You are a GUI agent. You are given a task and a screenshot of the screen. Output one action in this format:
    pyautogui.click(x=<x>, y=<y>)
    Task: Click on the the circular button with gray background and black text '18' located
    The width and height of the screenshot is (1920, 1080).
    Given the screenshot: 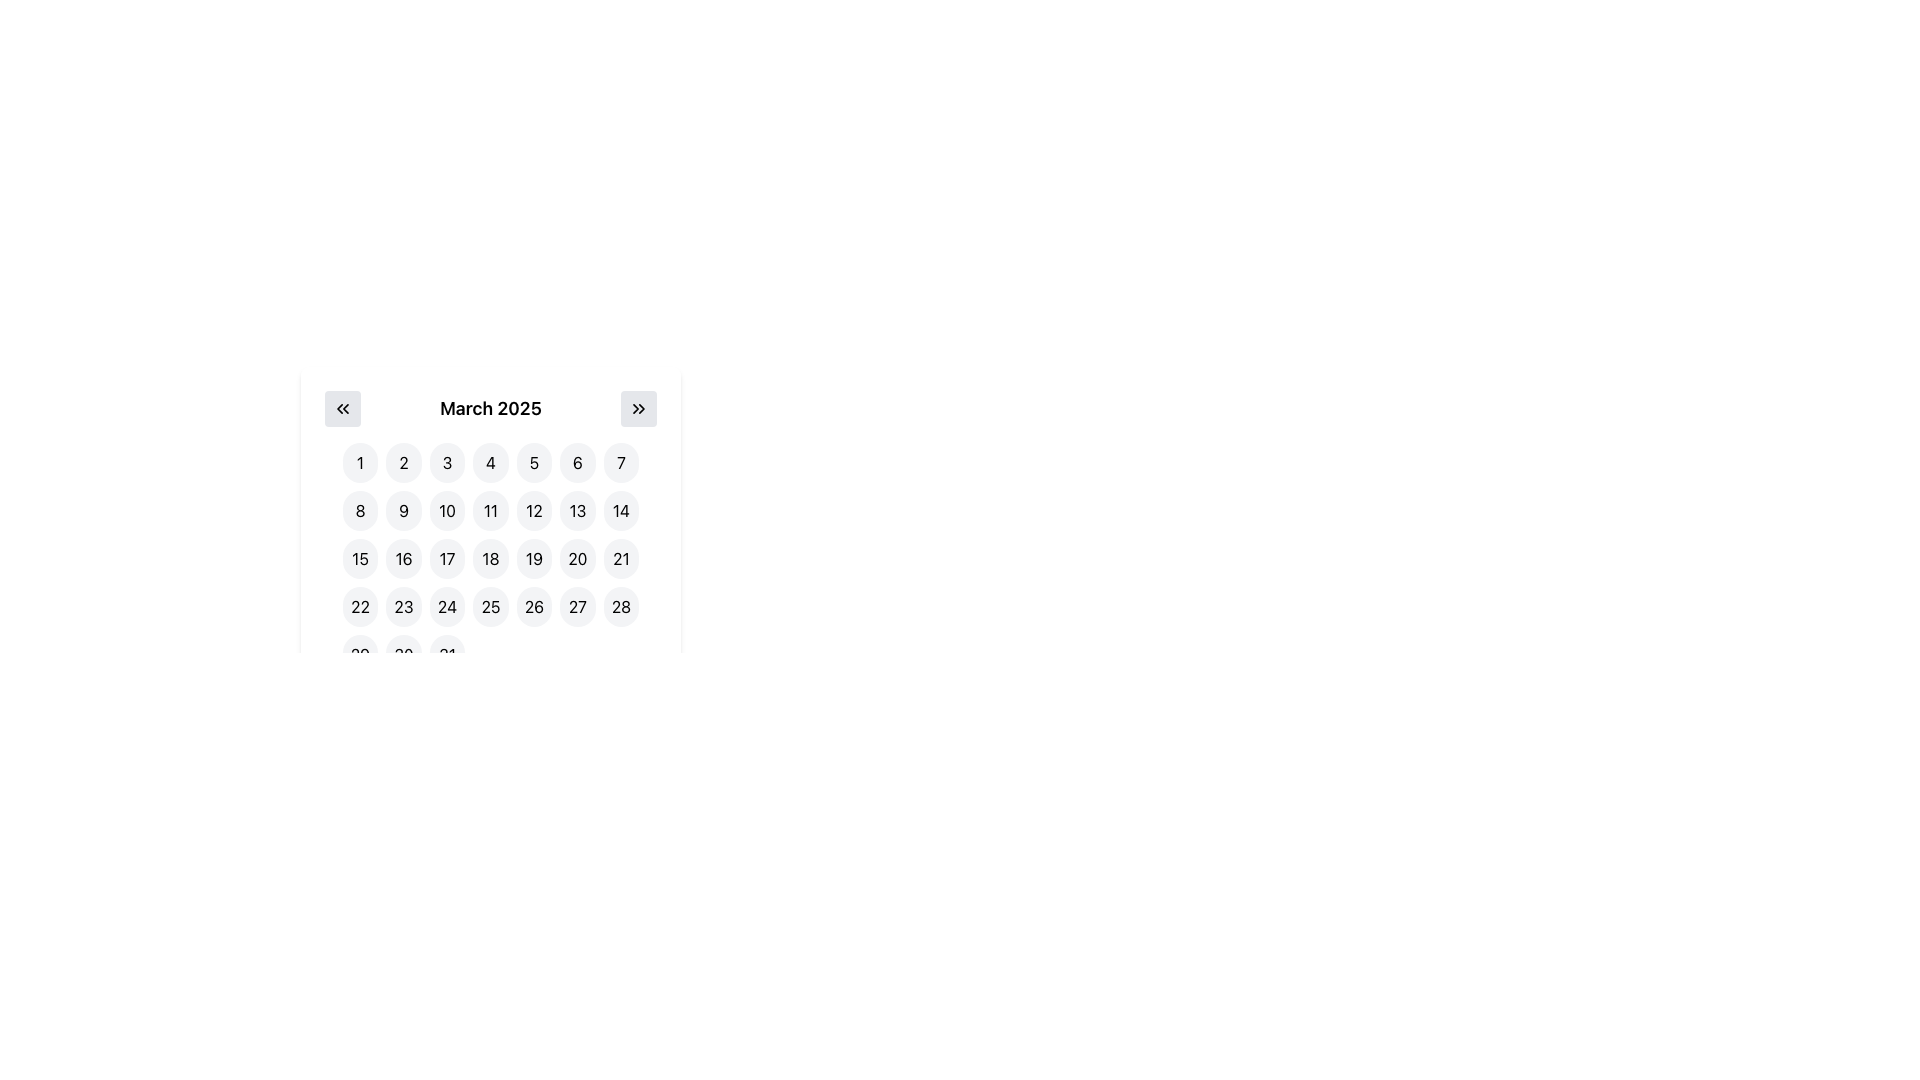 What is the action you would take?
    pyautogui.click(x=490, y=559)
    